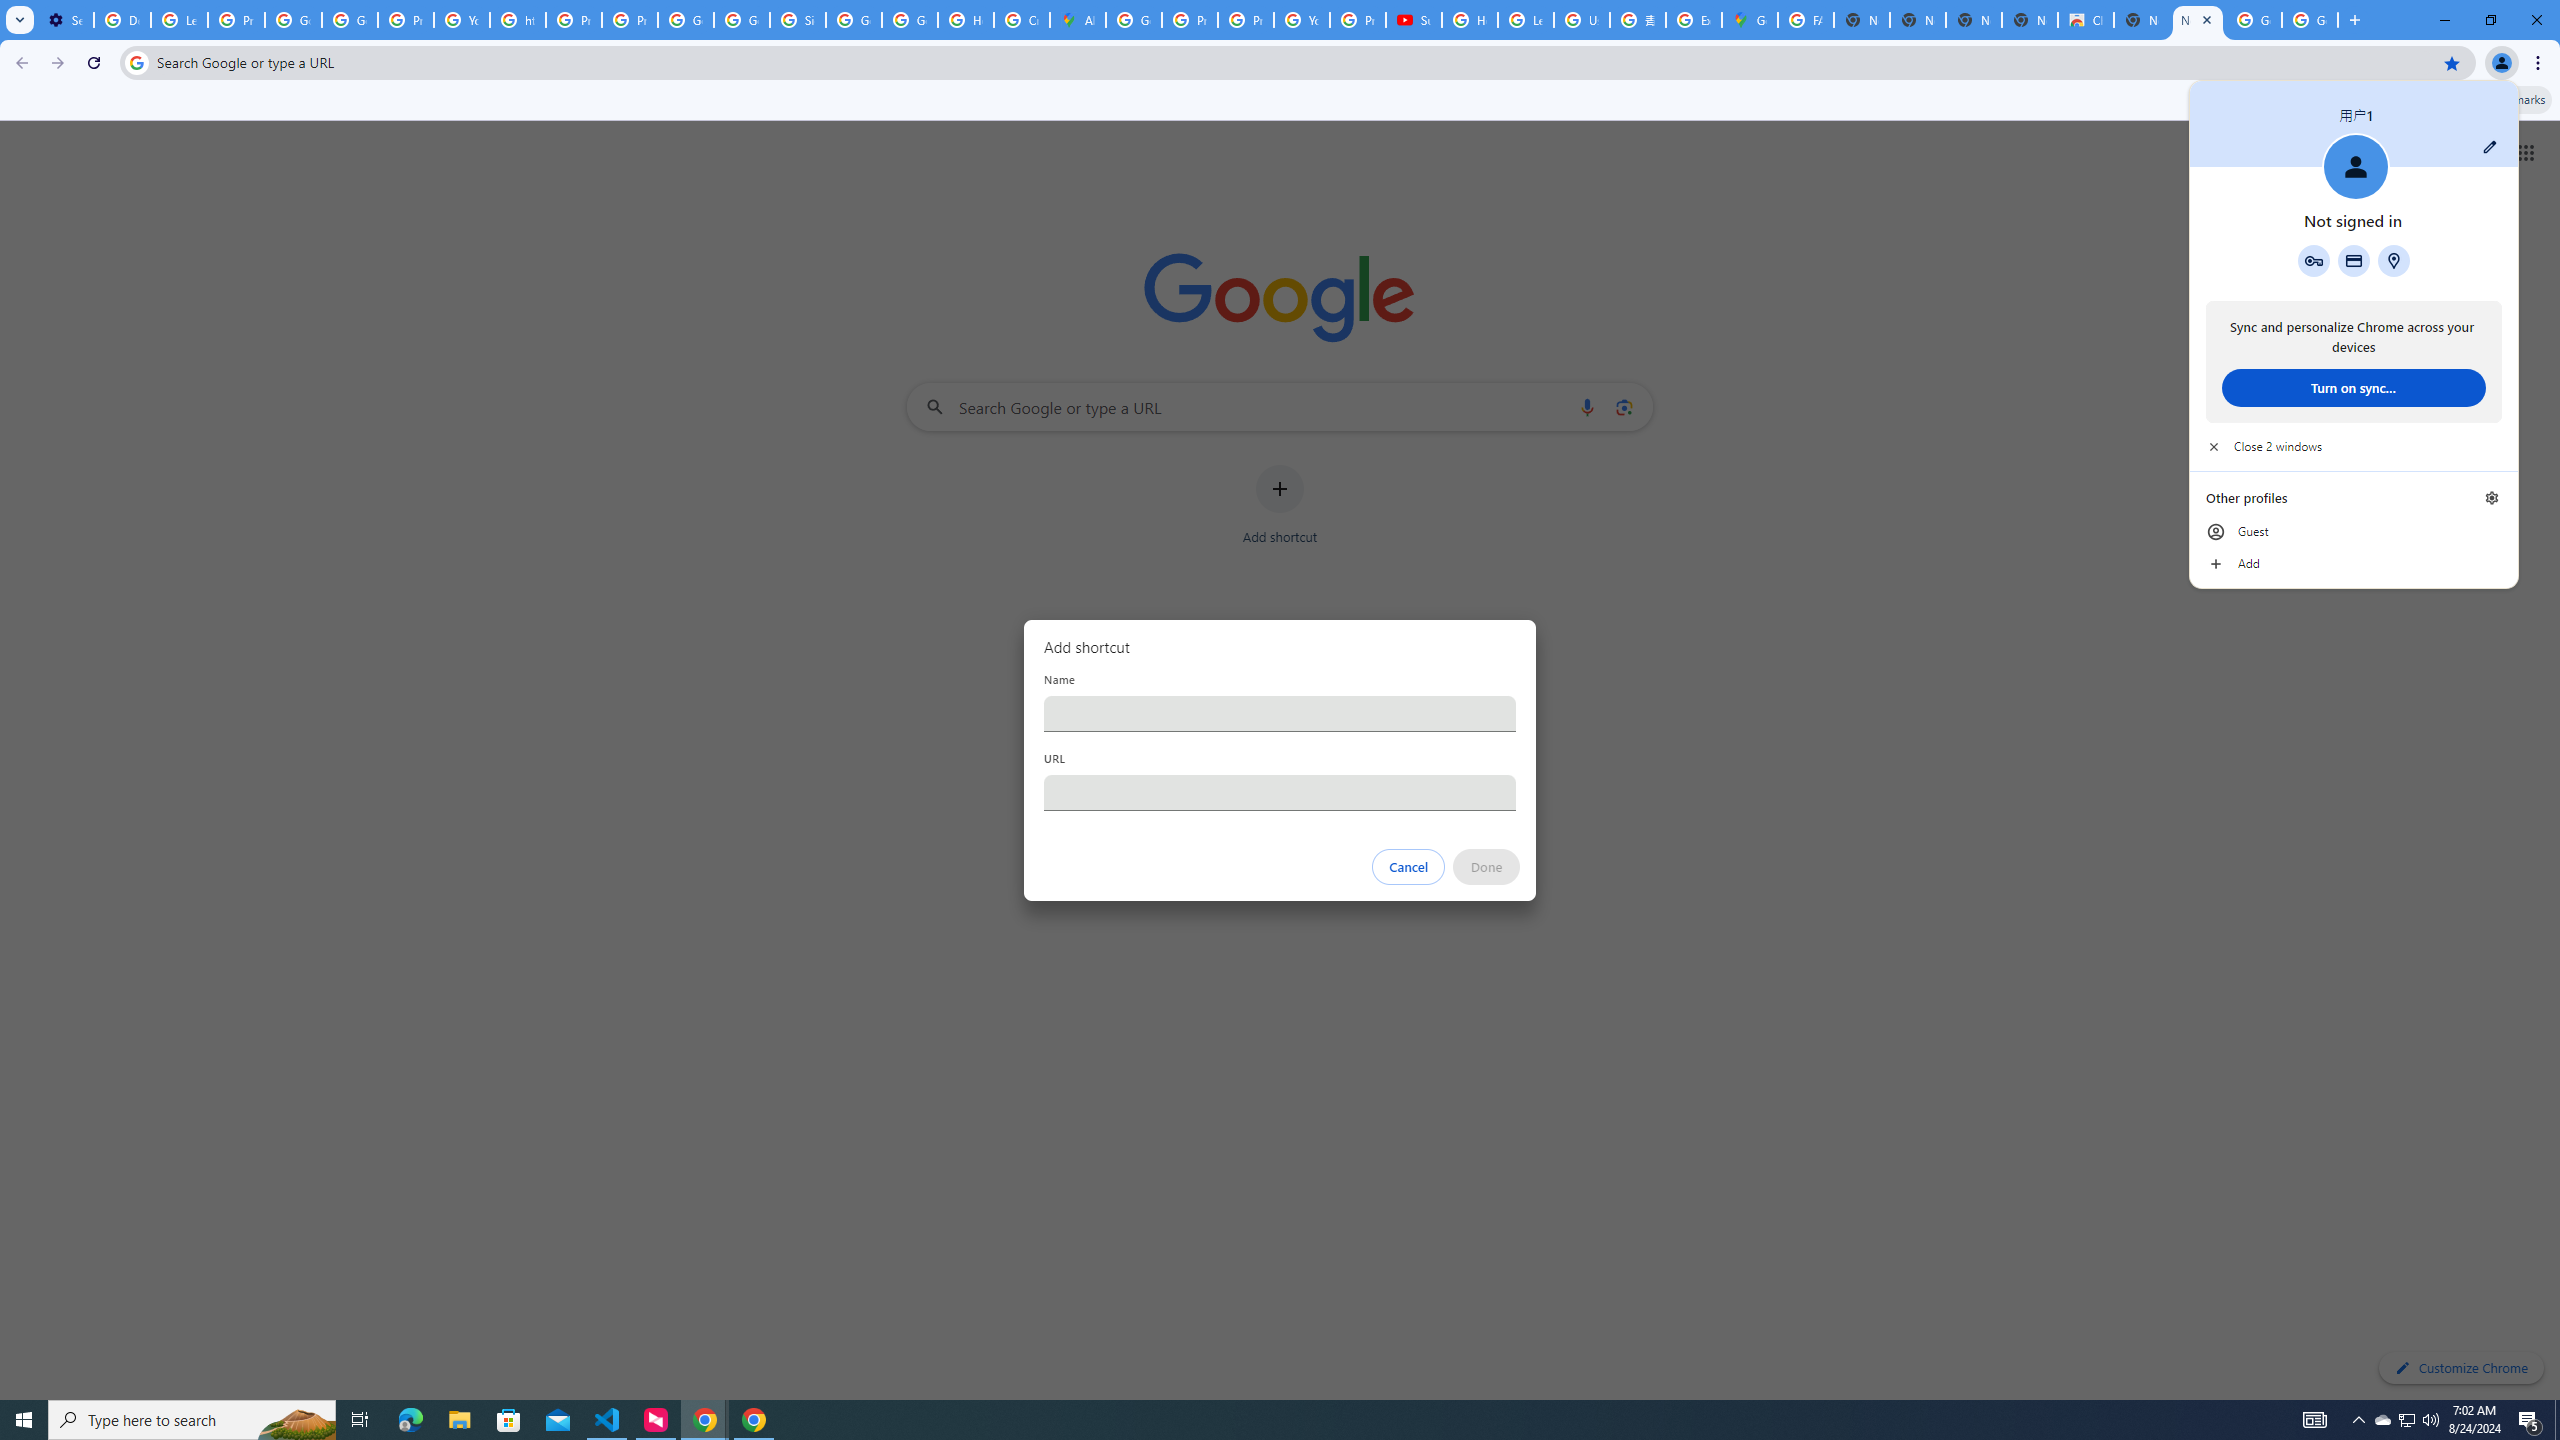 The image size is (2560, 1440). I want to click on 'Add', so click(2352, 563).